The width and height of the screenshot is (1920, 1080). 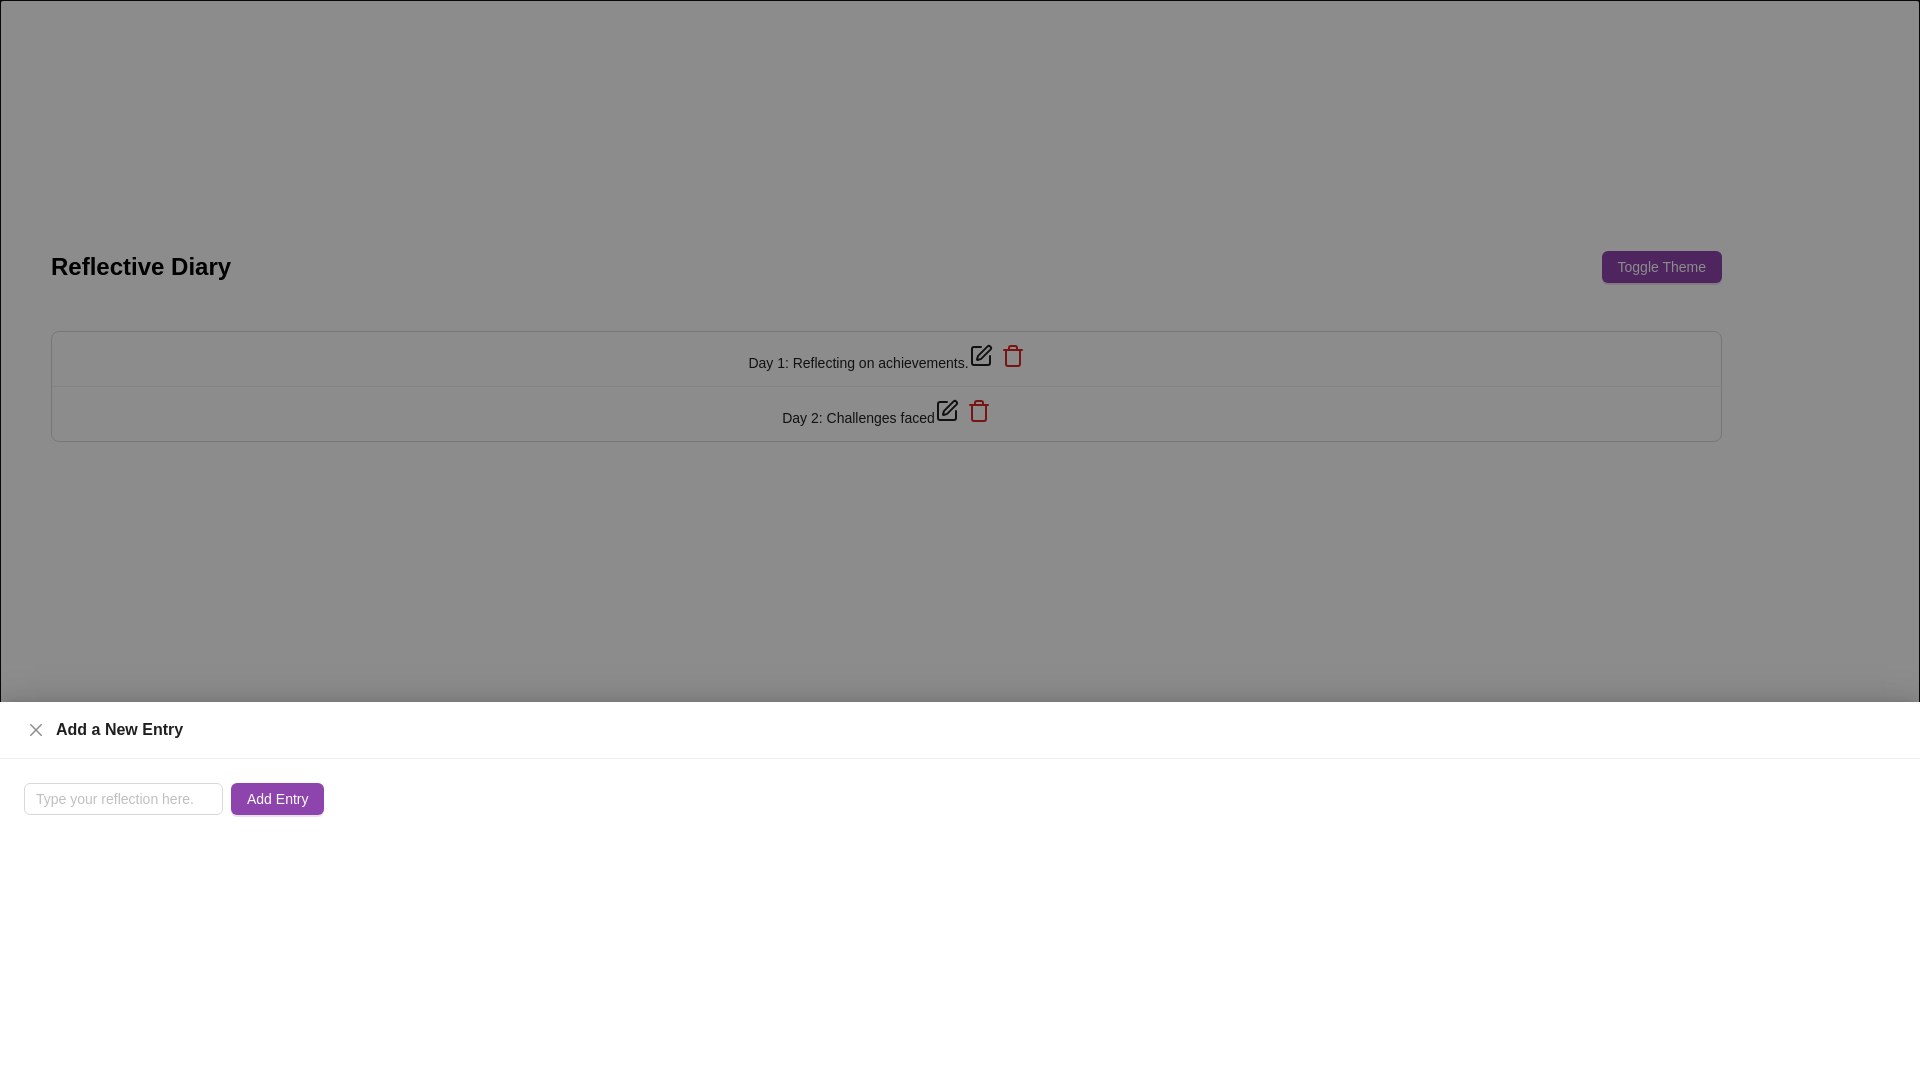 I want to click on the 'Toggle Theme' button located in the upper-right corner of the interface, so click(x=1661, y=265).